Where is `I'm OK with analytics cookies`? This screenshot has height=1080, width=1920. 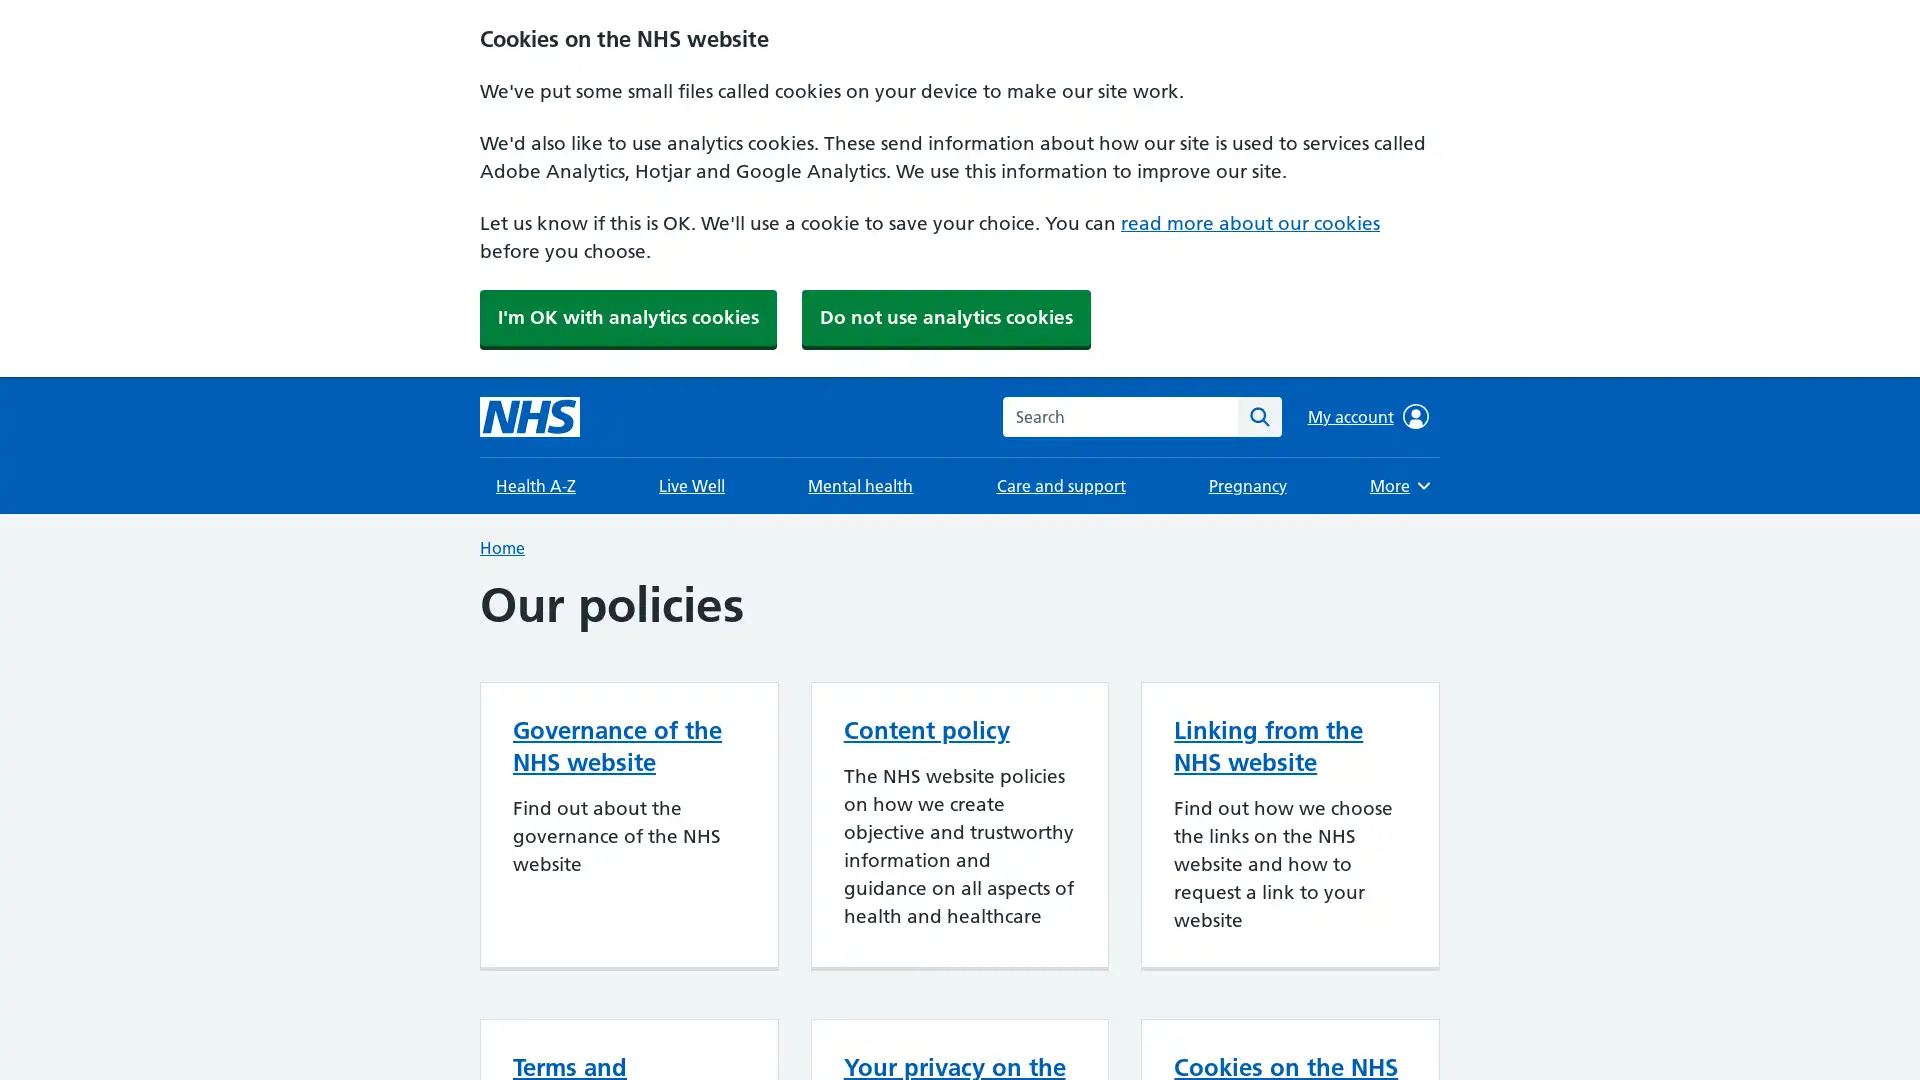 I'm OK with analytics cookies is located at coordinates (627, 316).